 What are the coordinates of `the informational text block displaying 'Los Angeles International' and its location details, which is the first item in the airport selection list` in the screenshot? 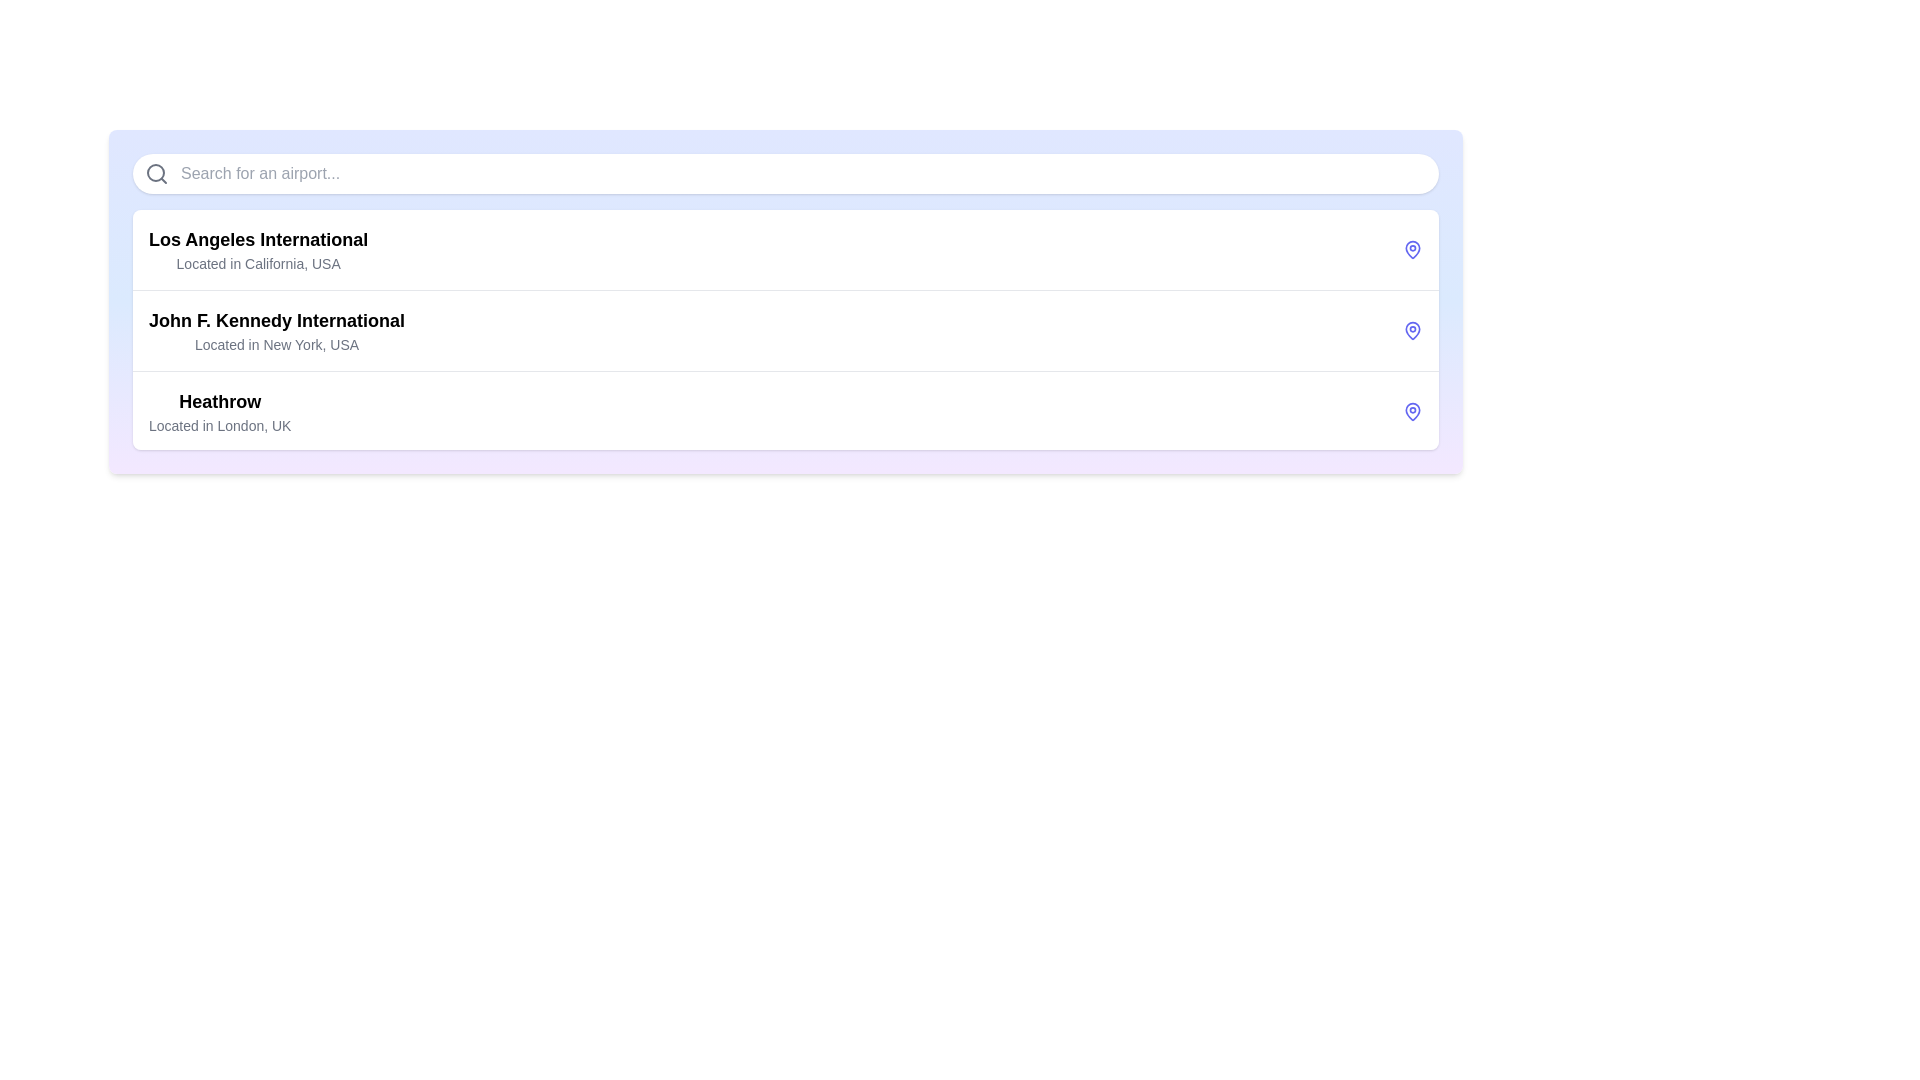 It's located at (257, 249).